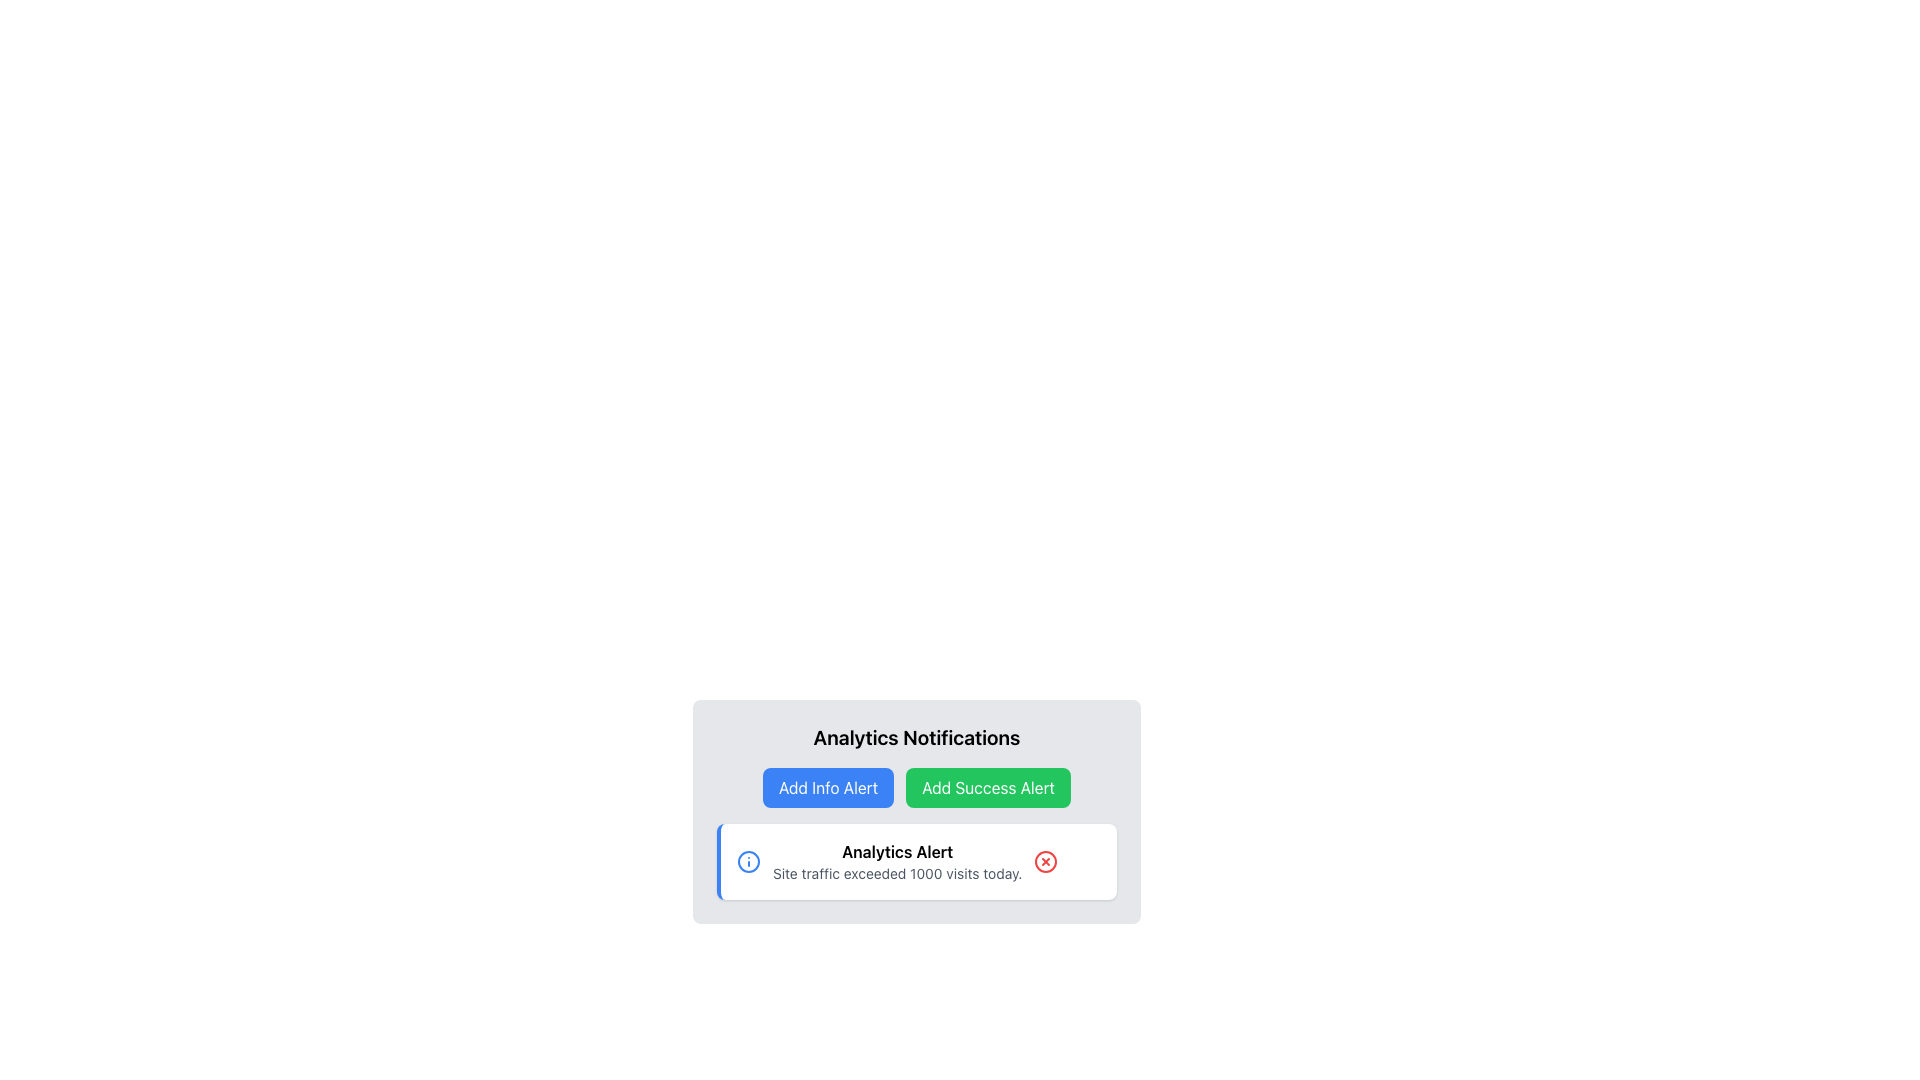  Describe the element at coordinates (988, 786) in the screenshot. I see `the green button labeled 'Add Success Alert'` at that location.